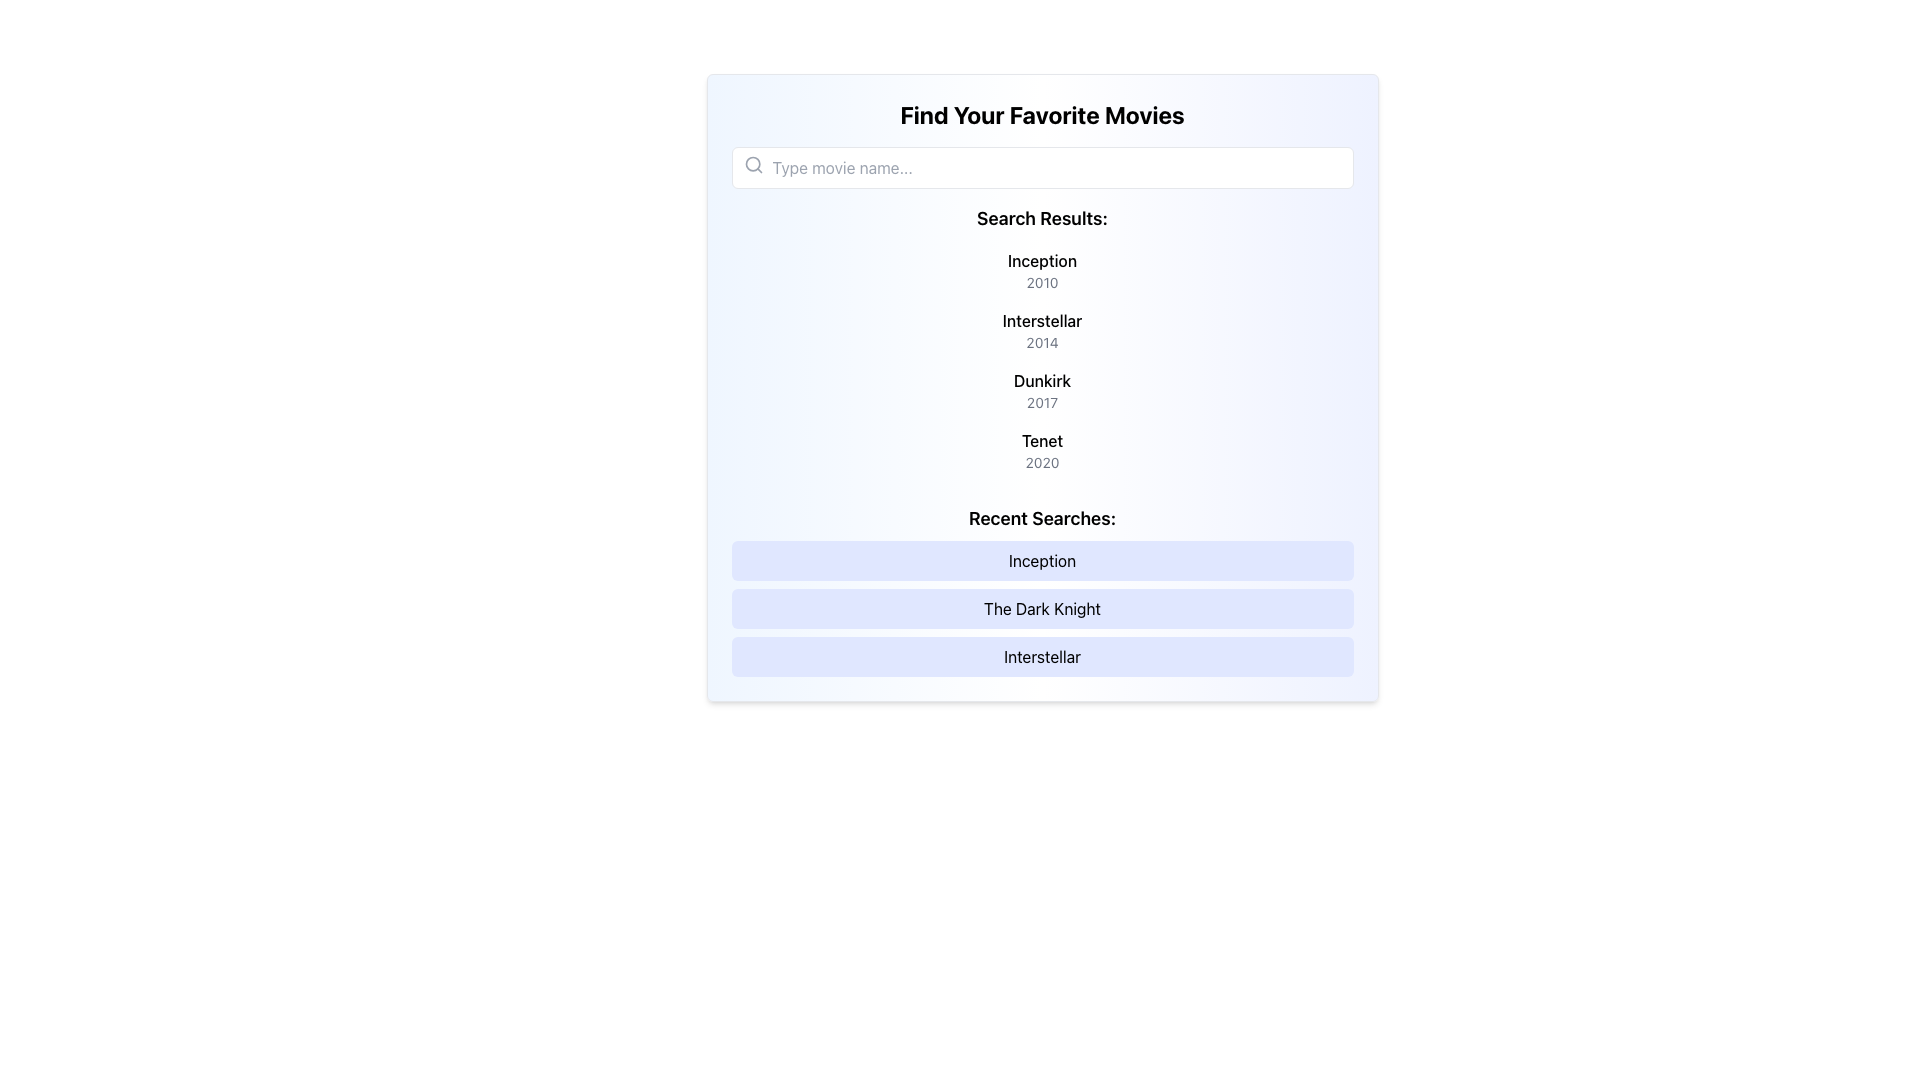 Image resolution: width=1920 pixels, height=1080 pixels. I want to click on the search icon located at the leftmost end of the input field, which signifies the search functionality, so click(752, 164).